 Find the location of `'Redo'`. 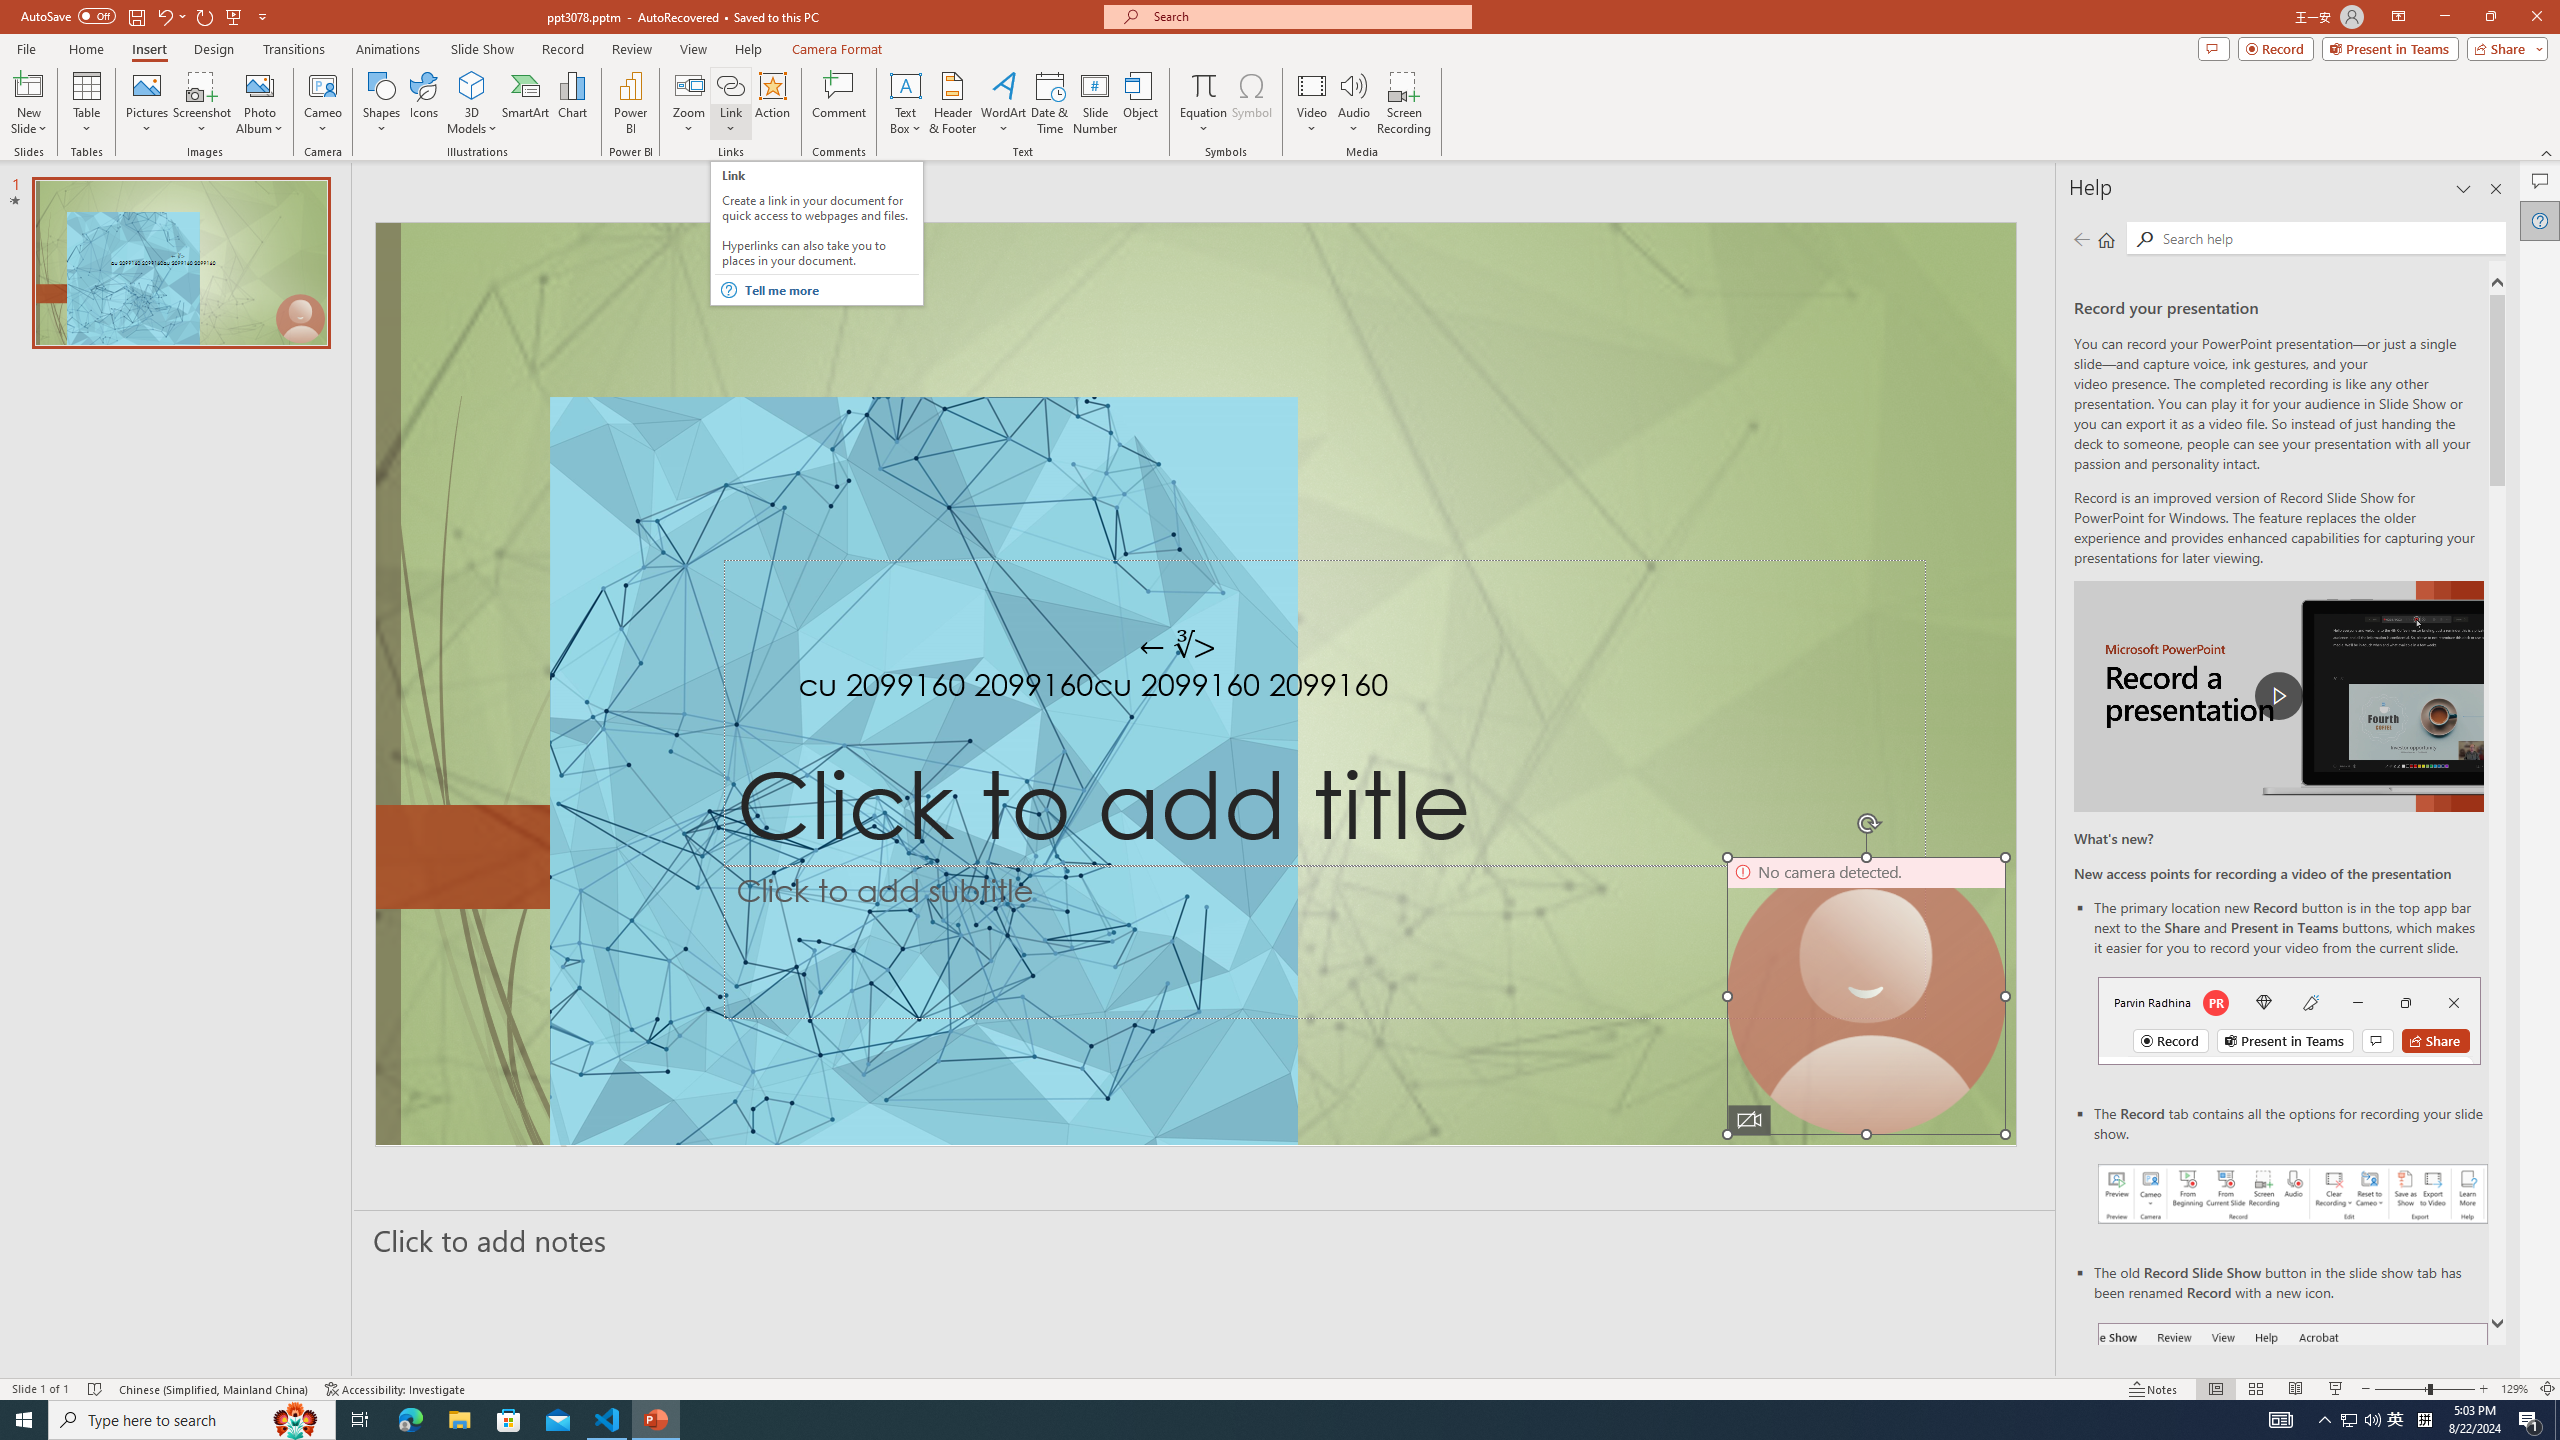

'Redo' is located at coordinates (205, 15).